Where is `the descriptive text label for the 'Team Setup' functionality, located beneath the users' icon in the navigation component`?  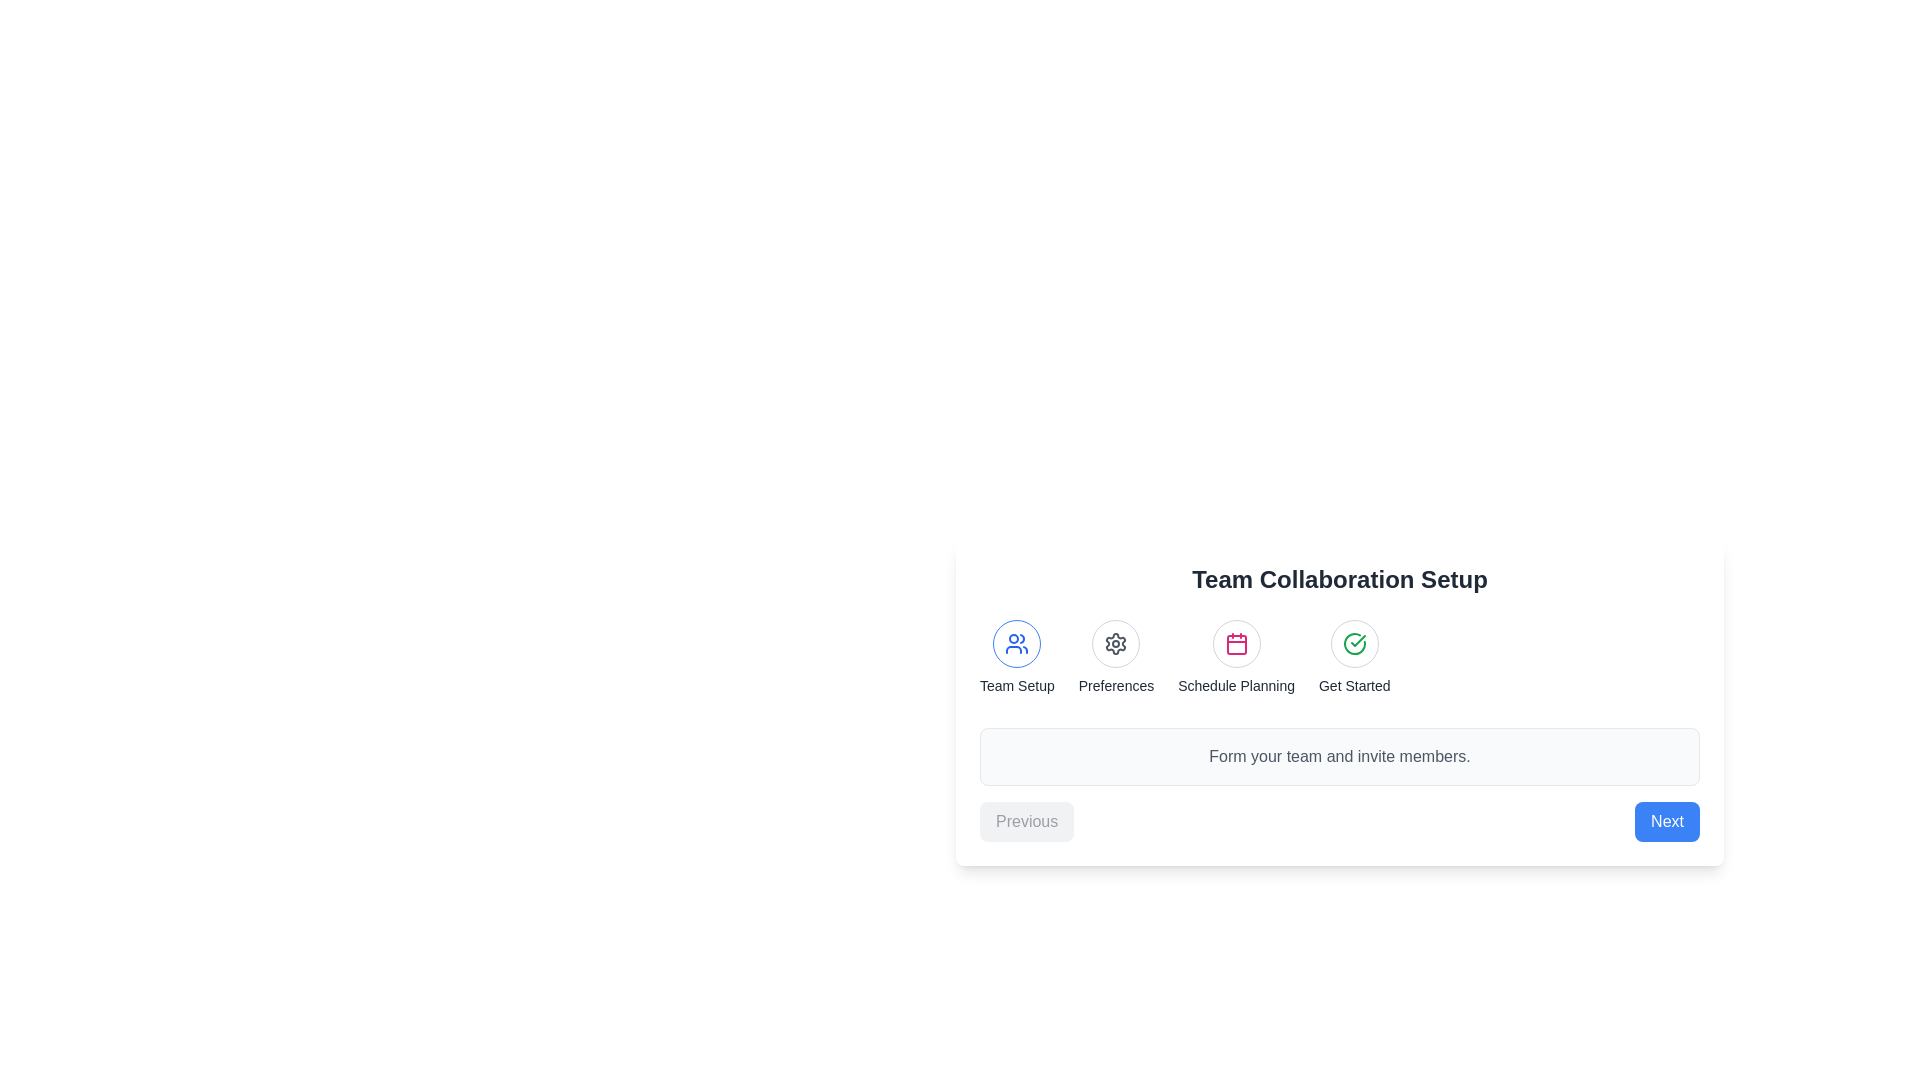 the descriptive text label for the 'Team Setup' functionality, located beneath the users' icon in the navigation component is located at coordinates (1017, 685).